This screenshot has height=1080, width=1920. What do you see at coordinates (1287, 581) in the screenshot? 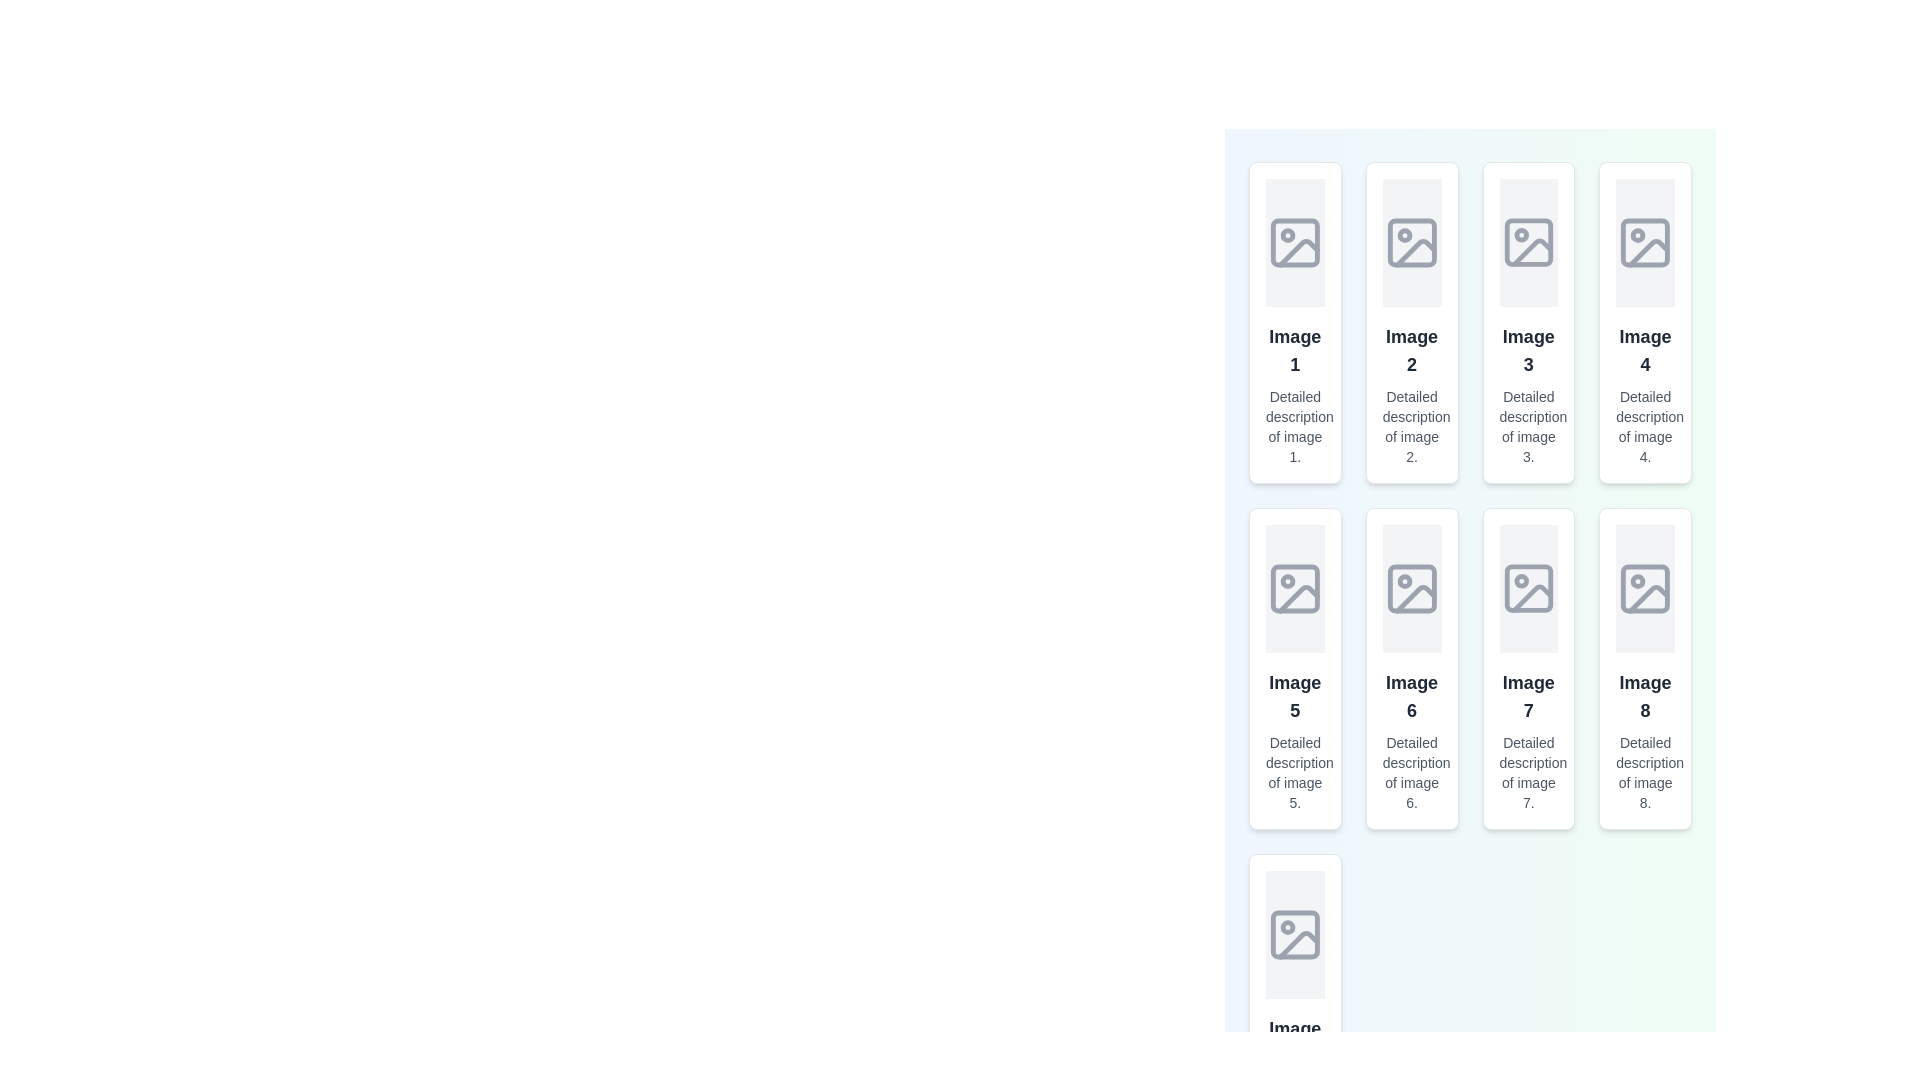
I see `the circular graphical component within the SVG placeholder image icon located in the 'Image 5' card of the second row` at bounding box center [1287, 581].